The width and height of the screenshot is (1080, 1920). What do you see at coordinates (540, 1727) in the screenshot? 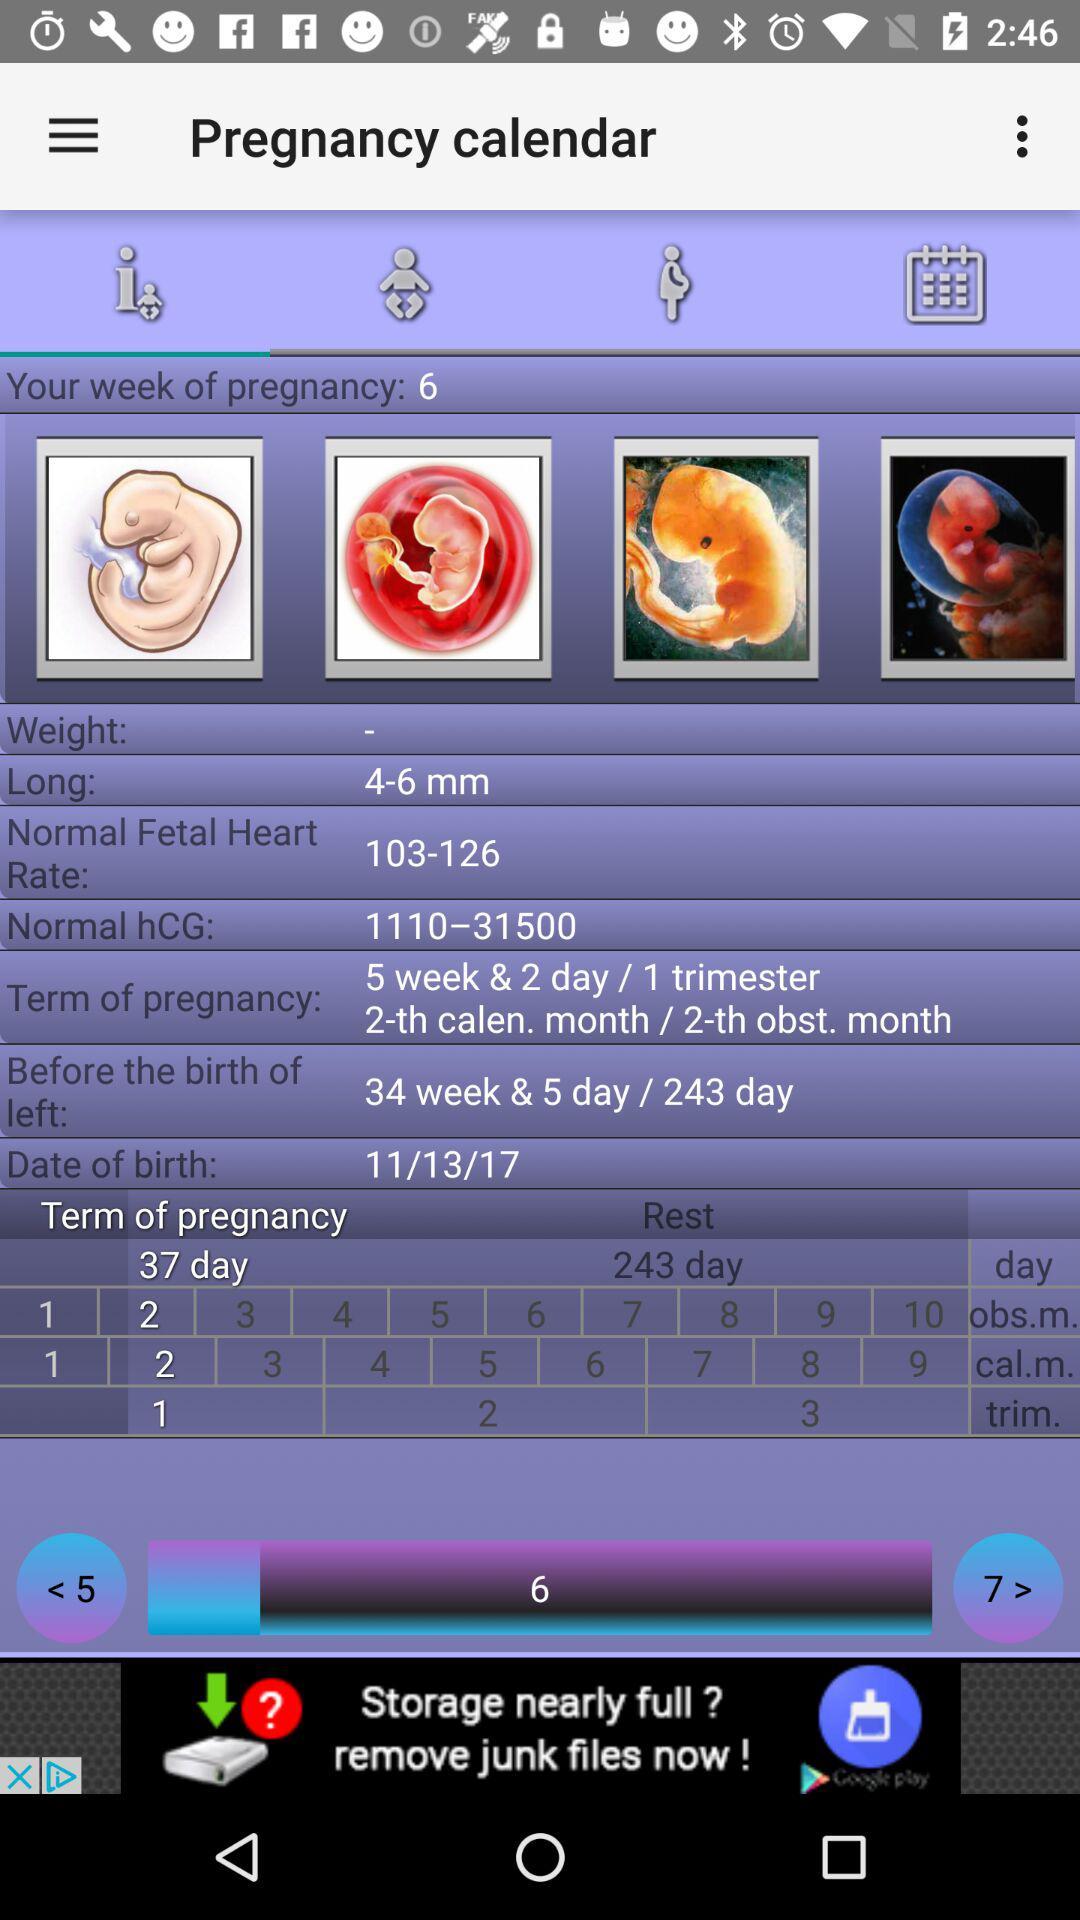
I see `advertisement page` at bounding box center [540, 1727].